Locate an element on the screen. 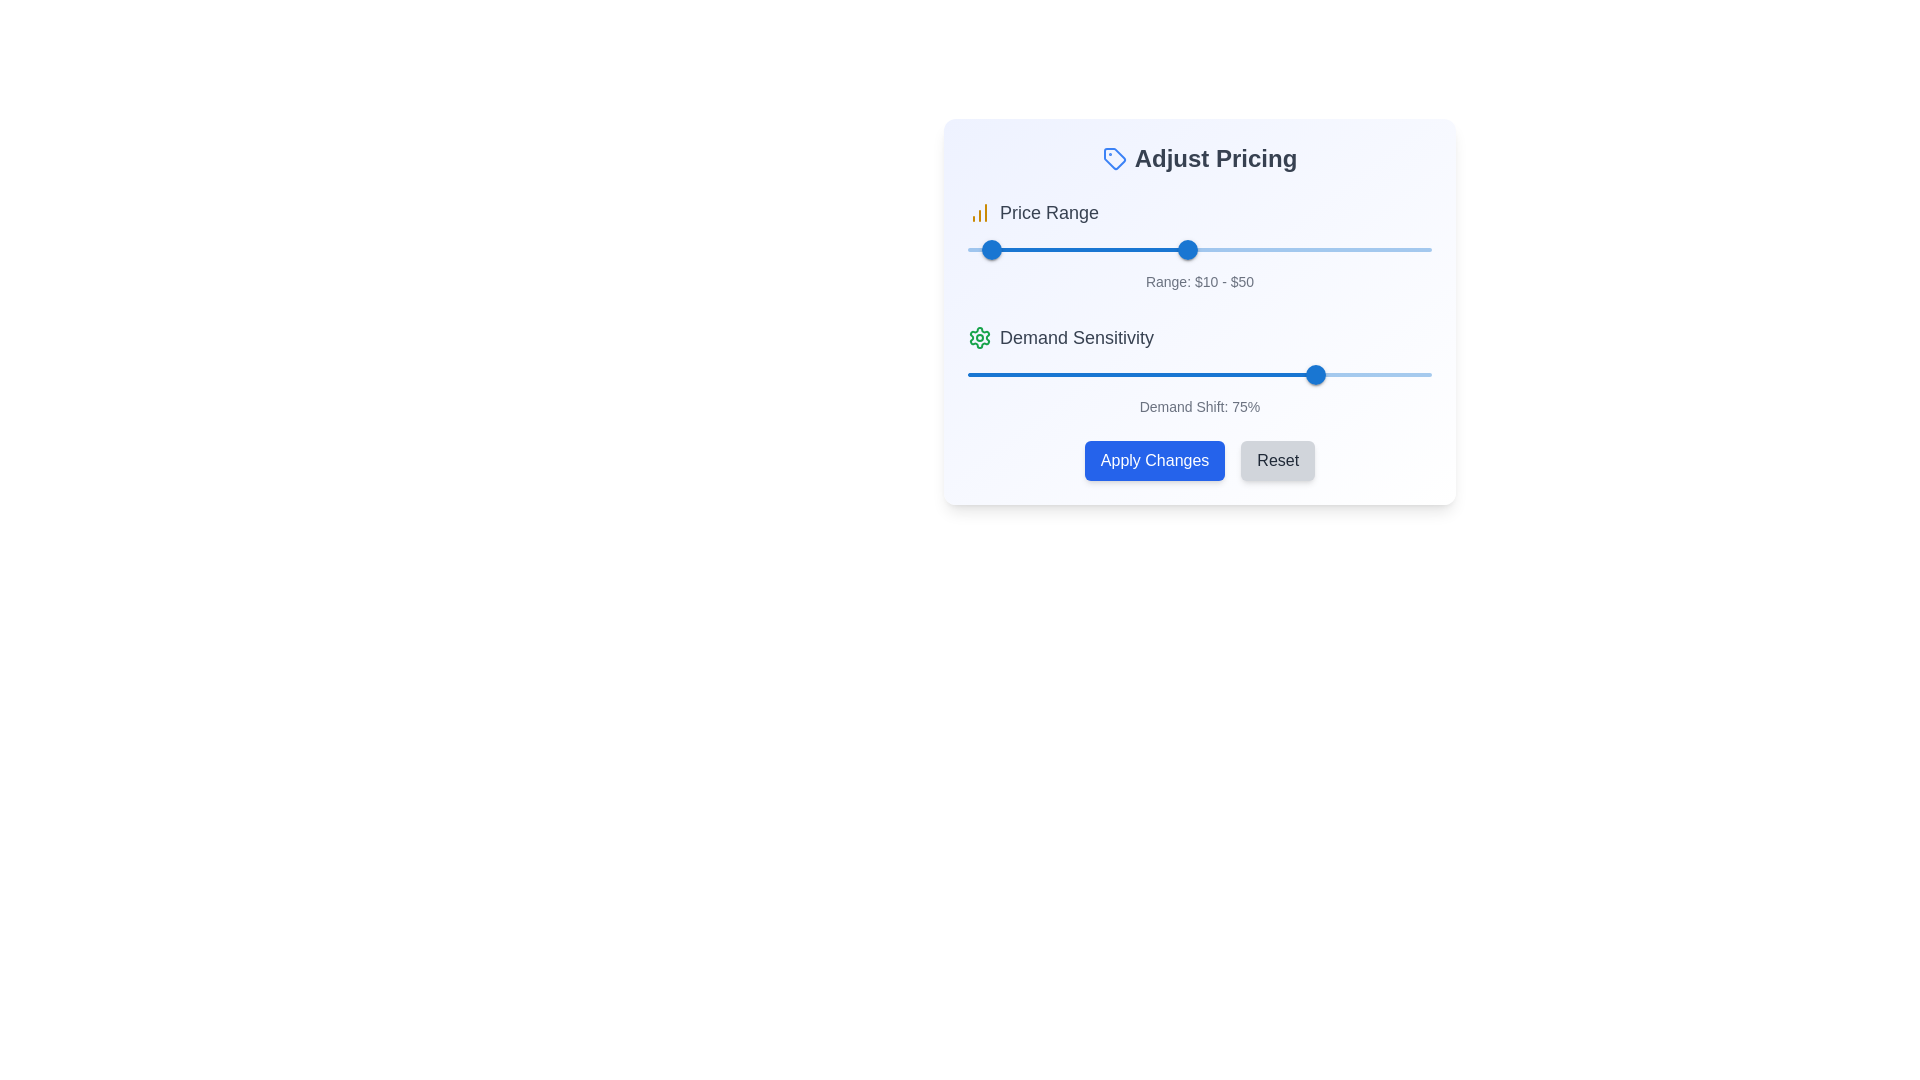 The image size is (1920, 1080). the Price Range slider is located at coordinates (1019, 249).